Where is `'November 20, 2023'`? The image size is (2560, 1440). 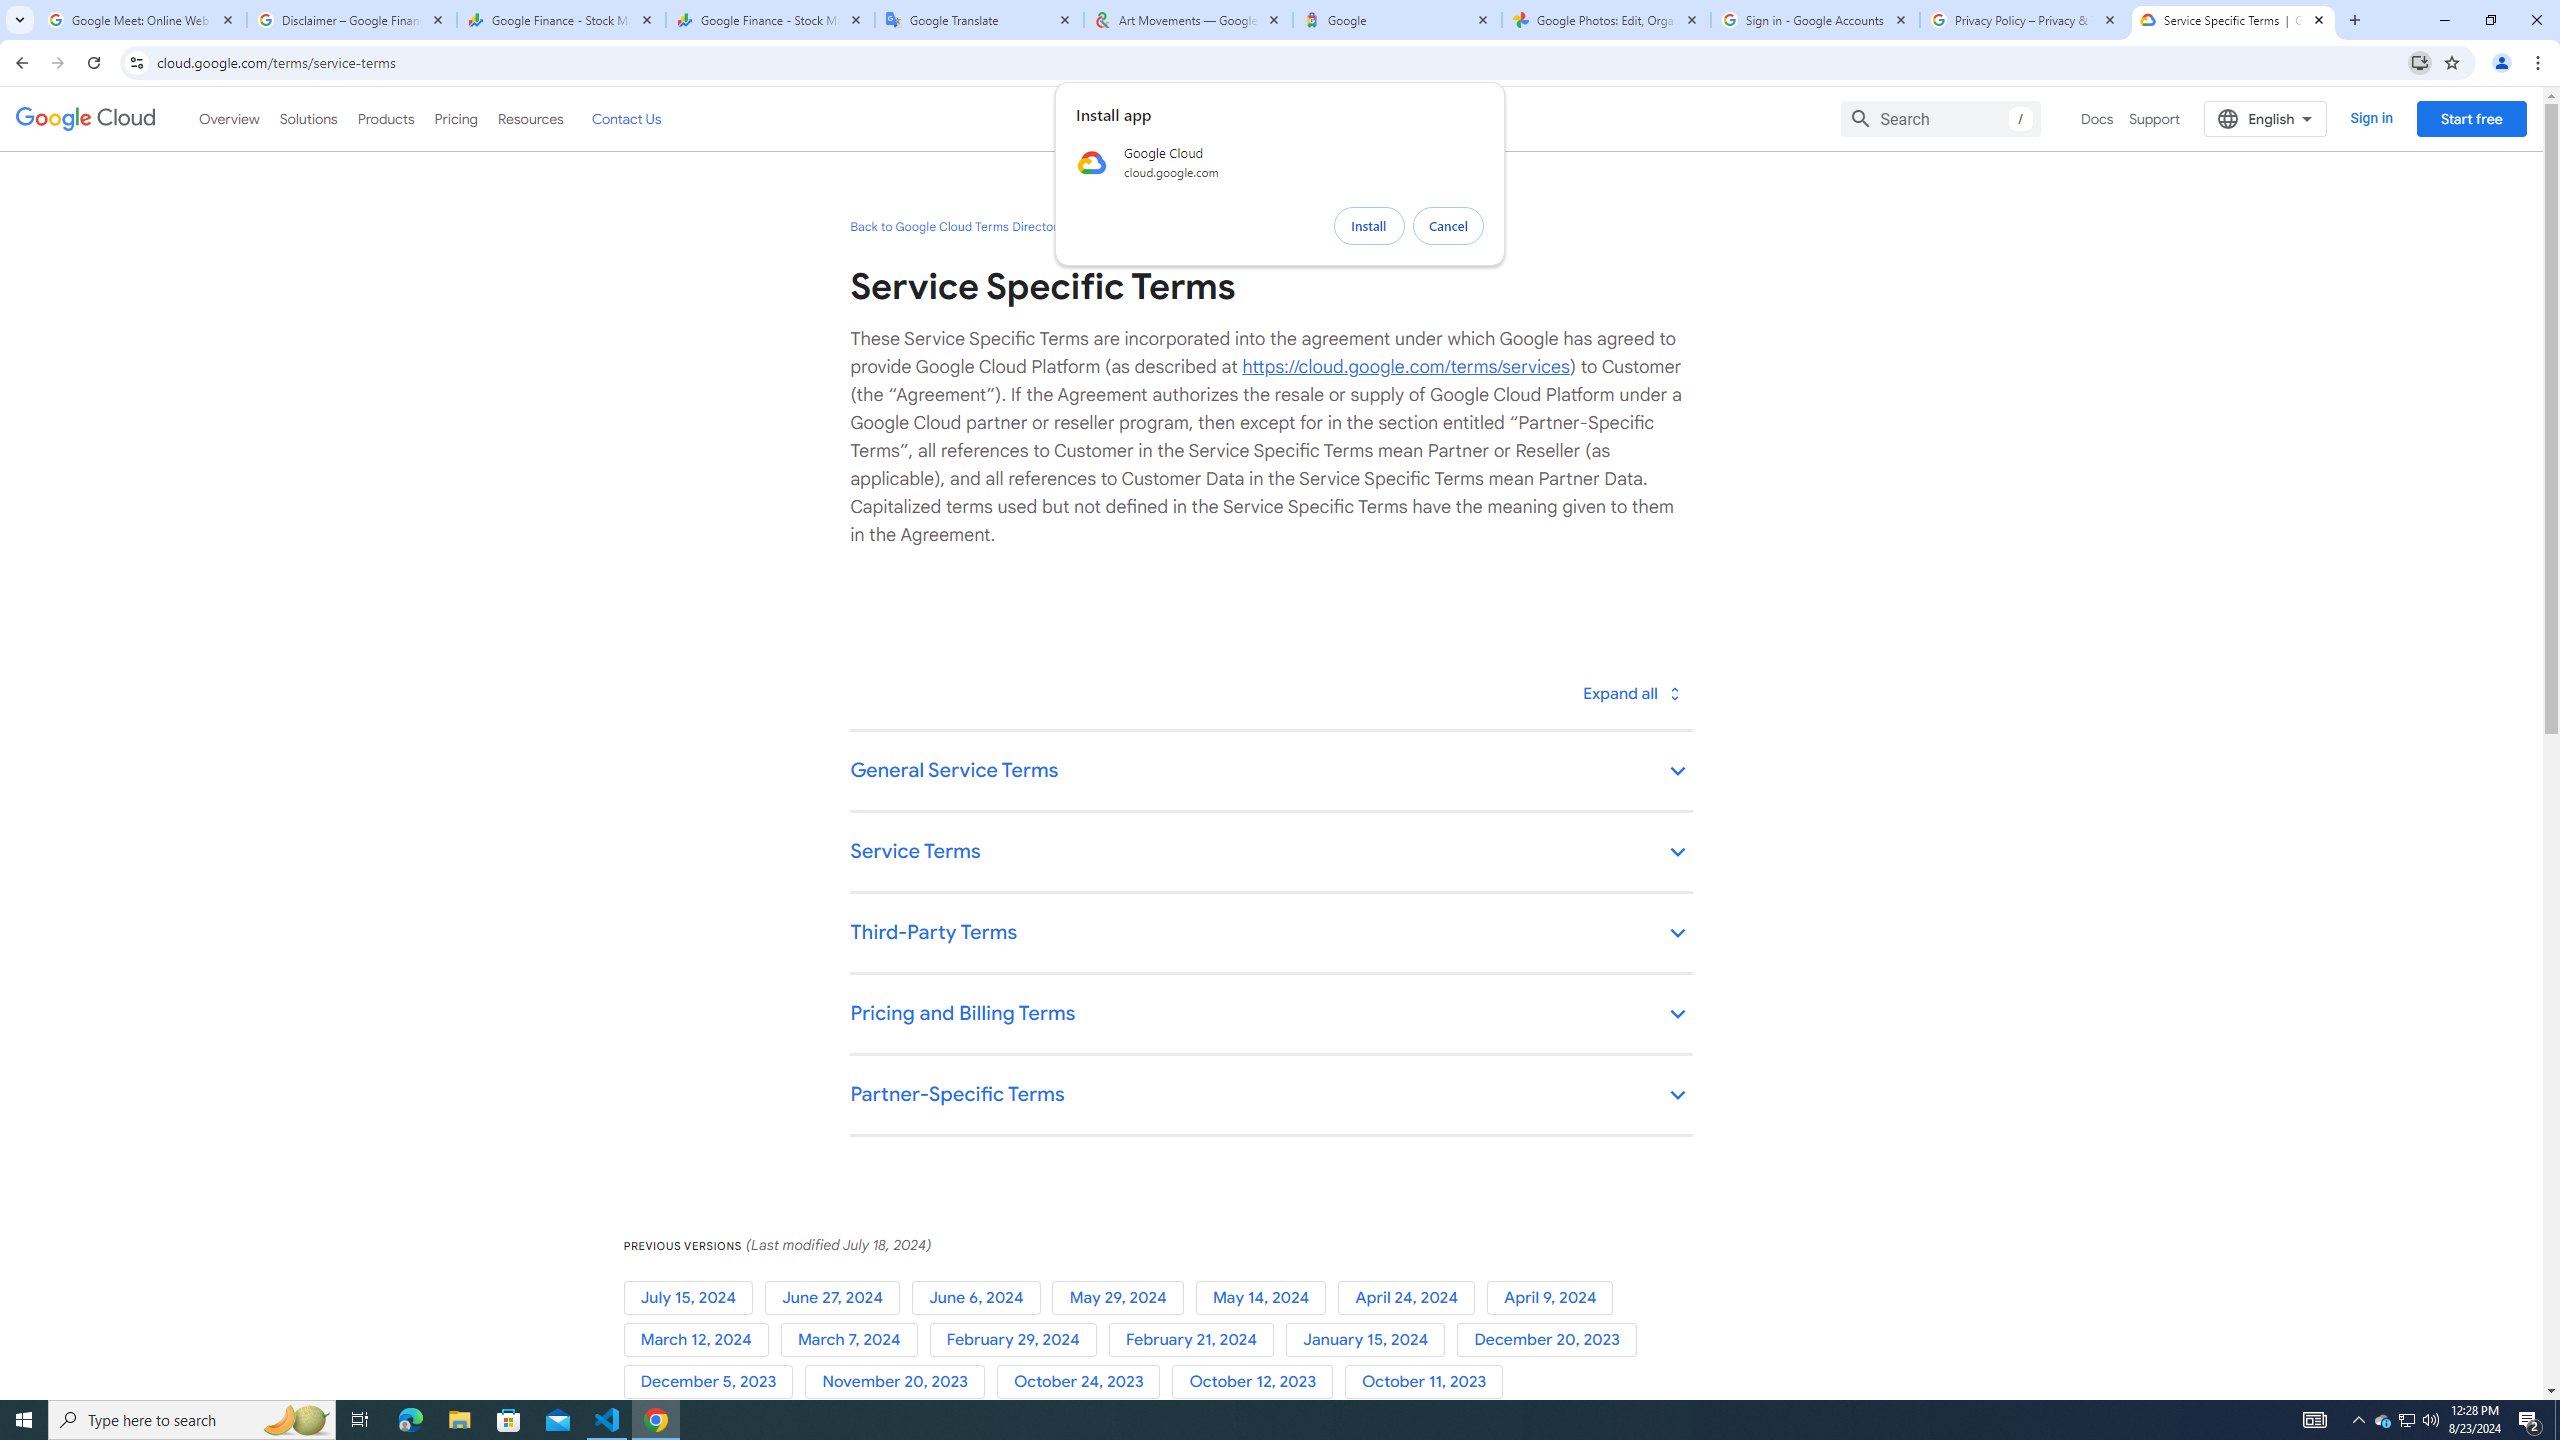
'November 20, 2023' is located at coordinates (898, 1382).